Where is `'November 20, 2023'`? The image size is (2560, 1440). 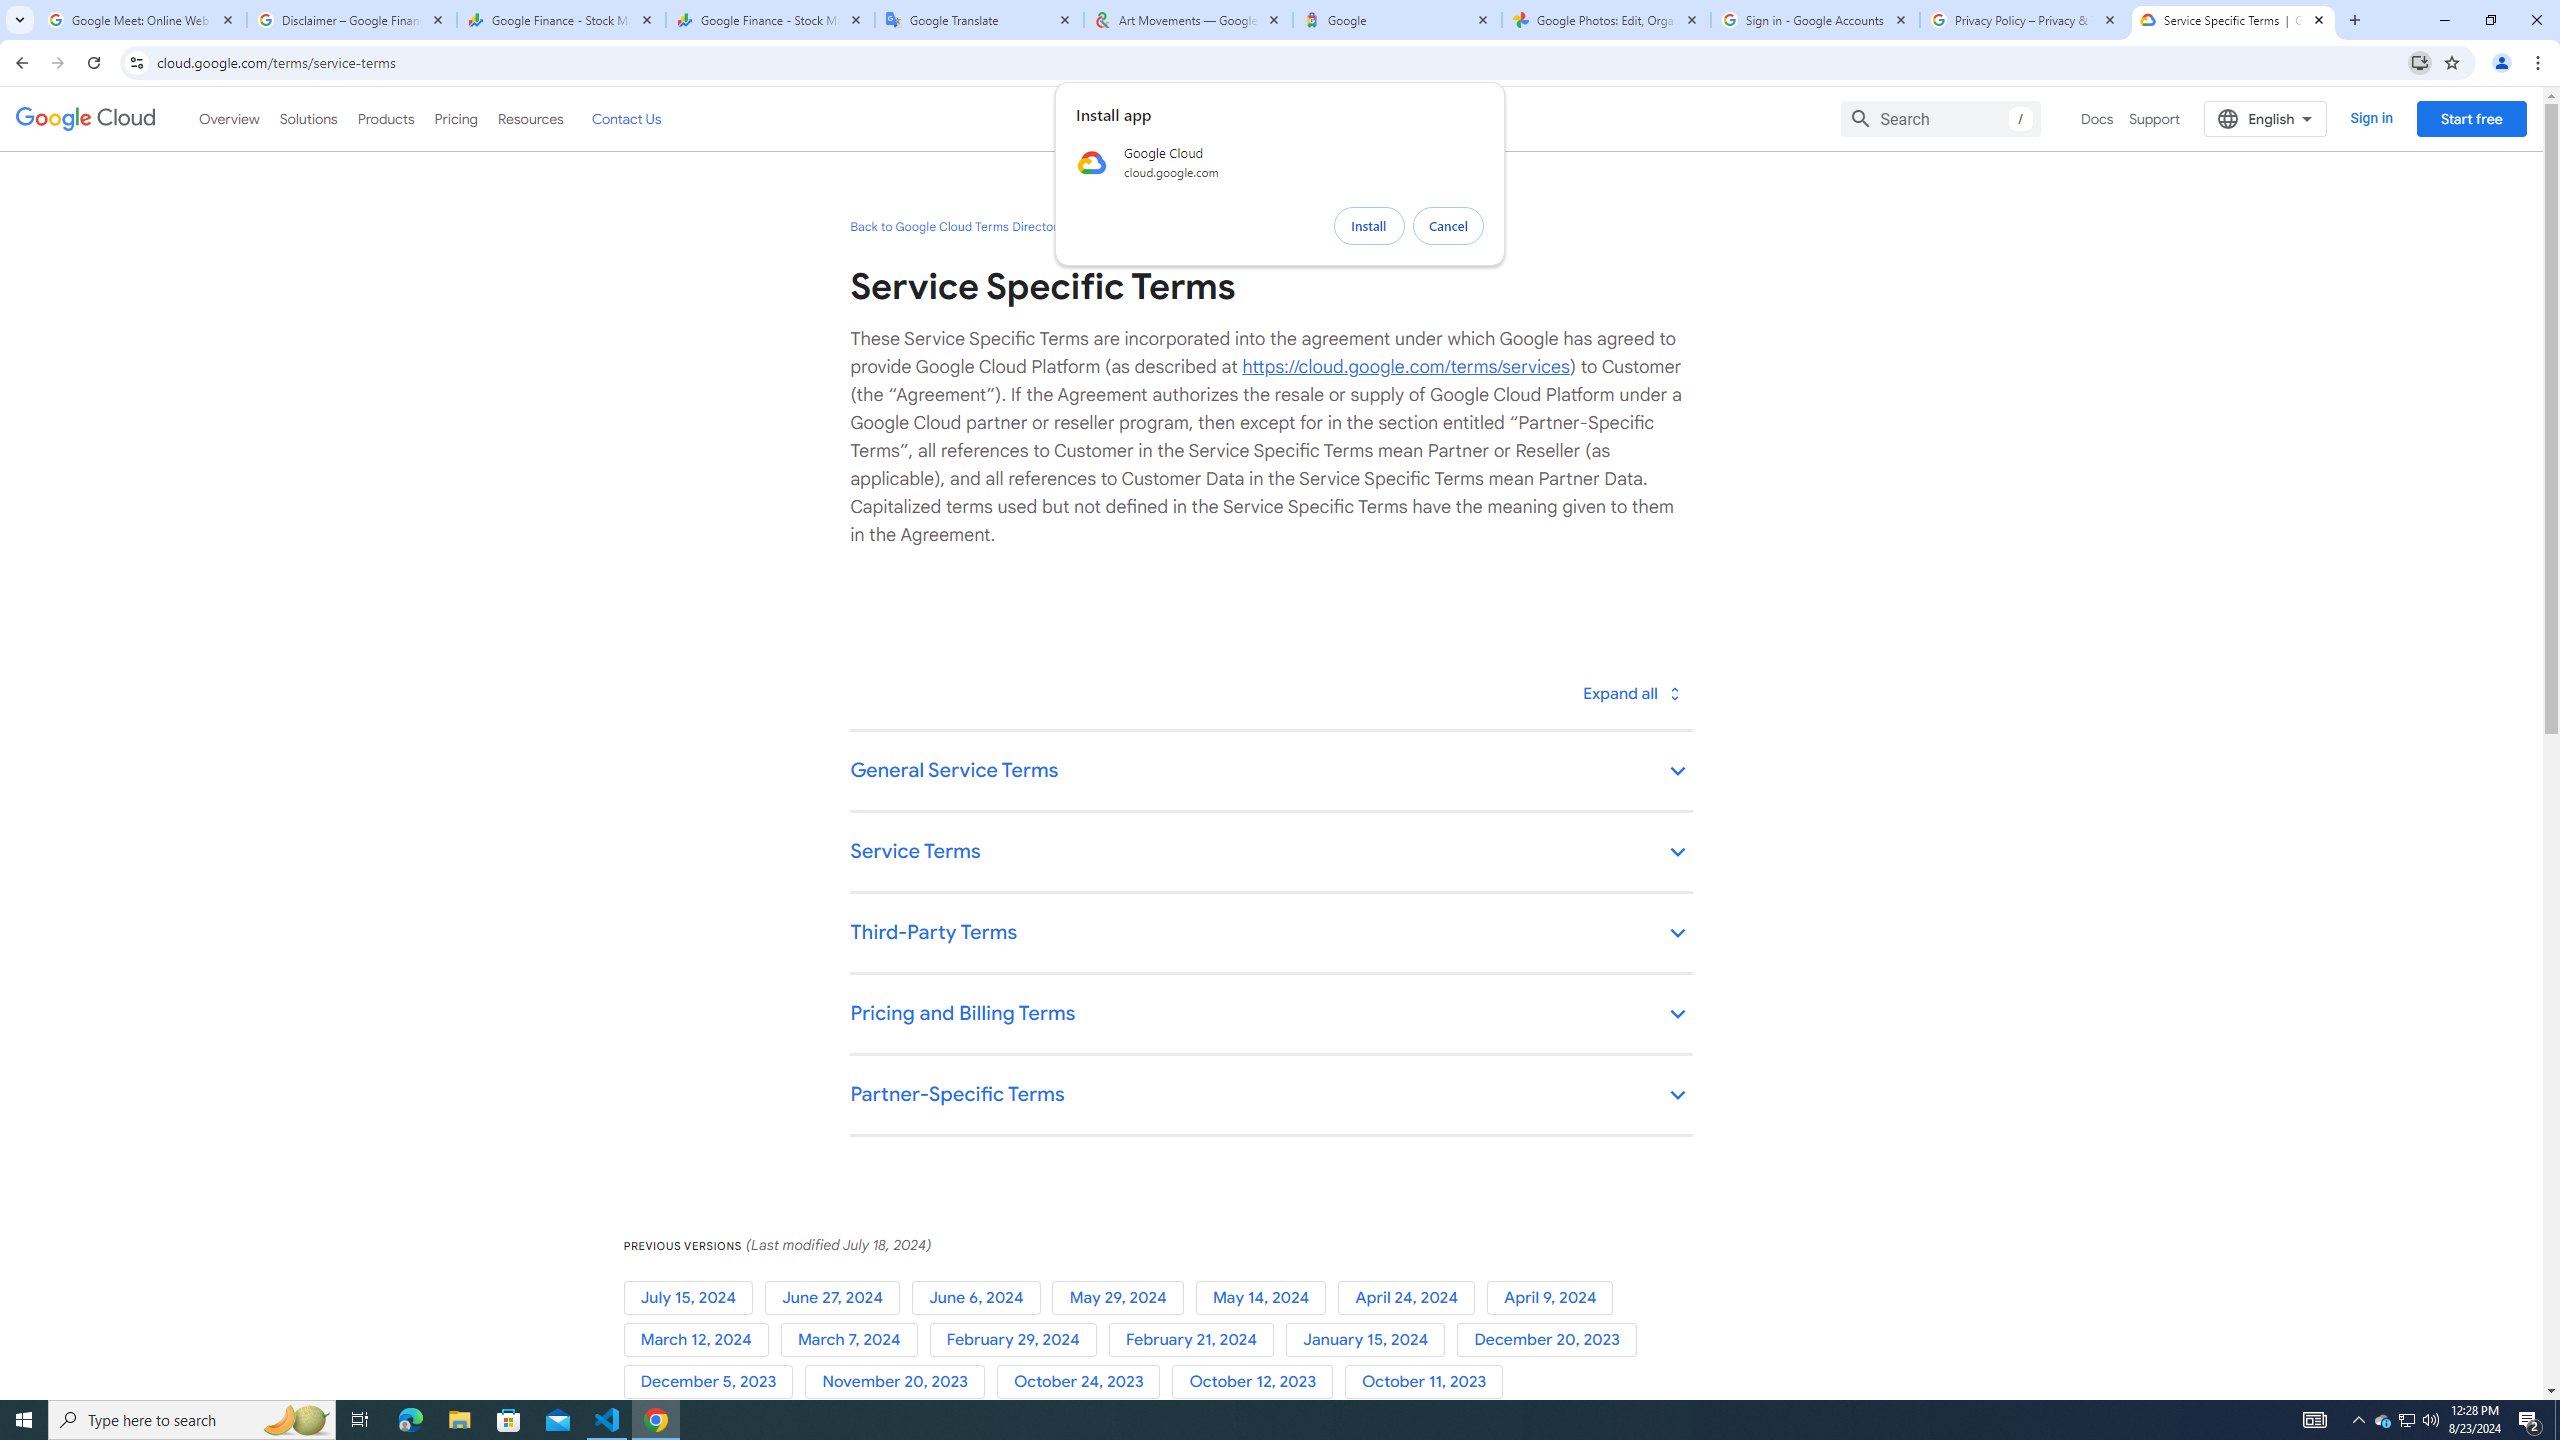
'November 20, 2023' is located at coordinates (898, 1382).